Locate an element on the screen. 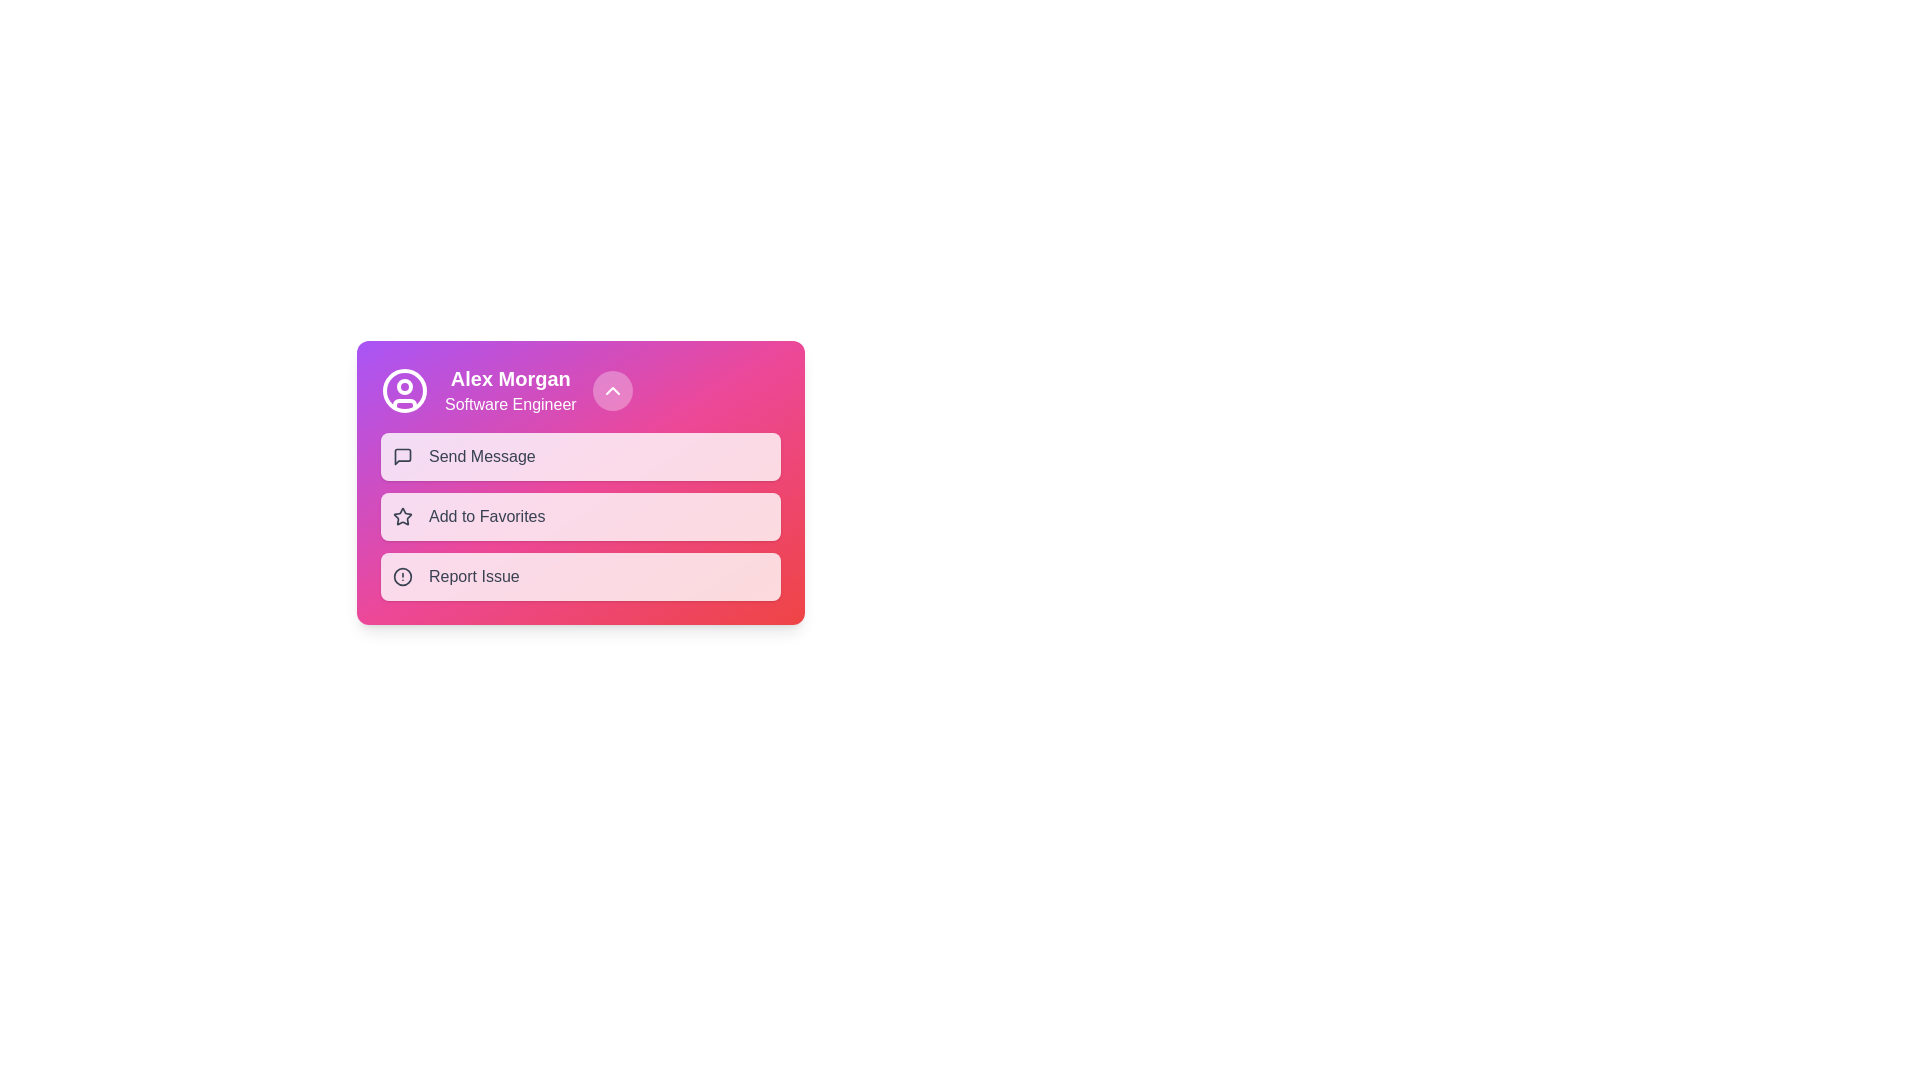 The image size is (1920, 1080). the user profile name label located at the top-left section of the card component, which is positioned above the text 'Software Engineer' and adjacent to an icon is located at coordinates (510, 378).